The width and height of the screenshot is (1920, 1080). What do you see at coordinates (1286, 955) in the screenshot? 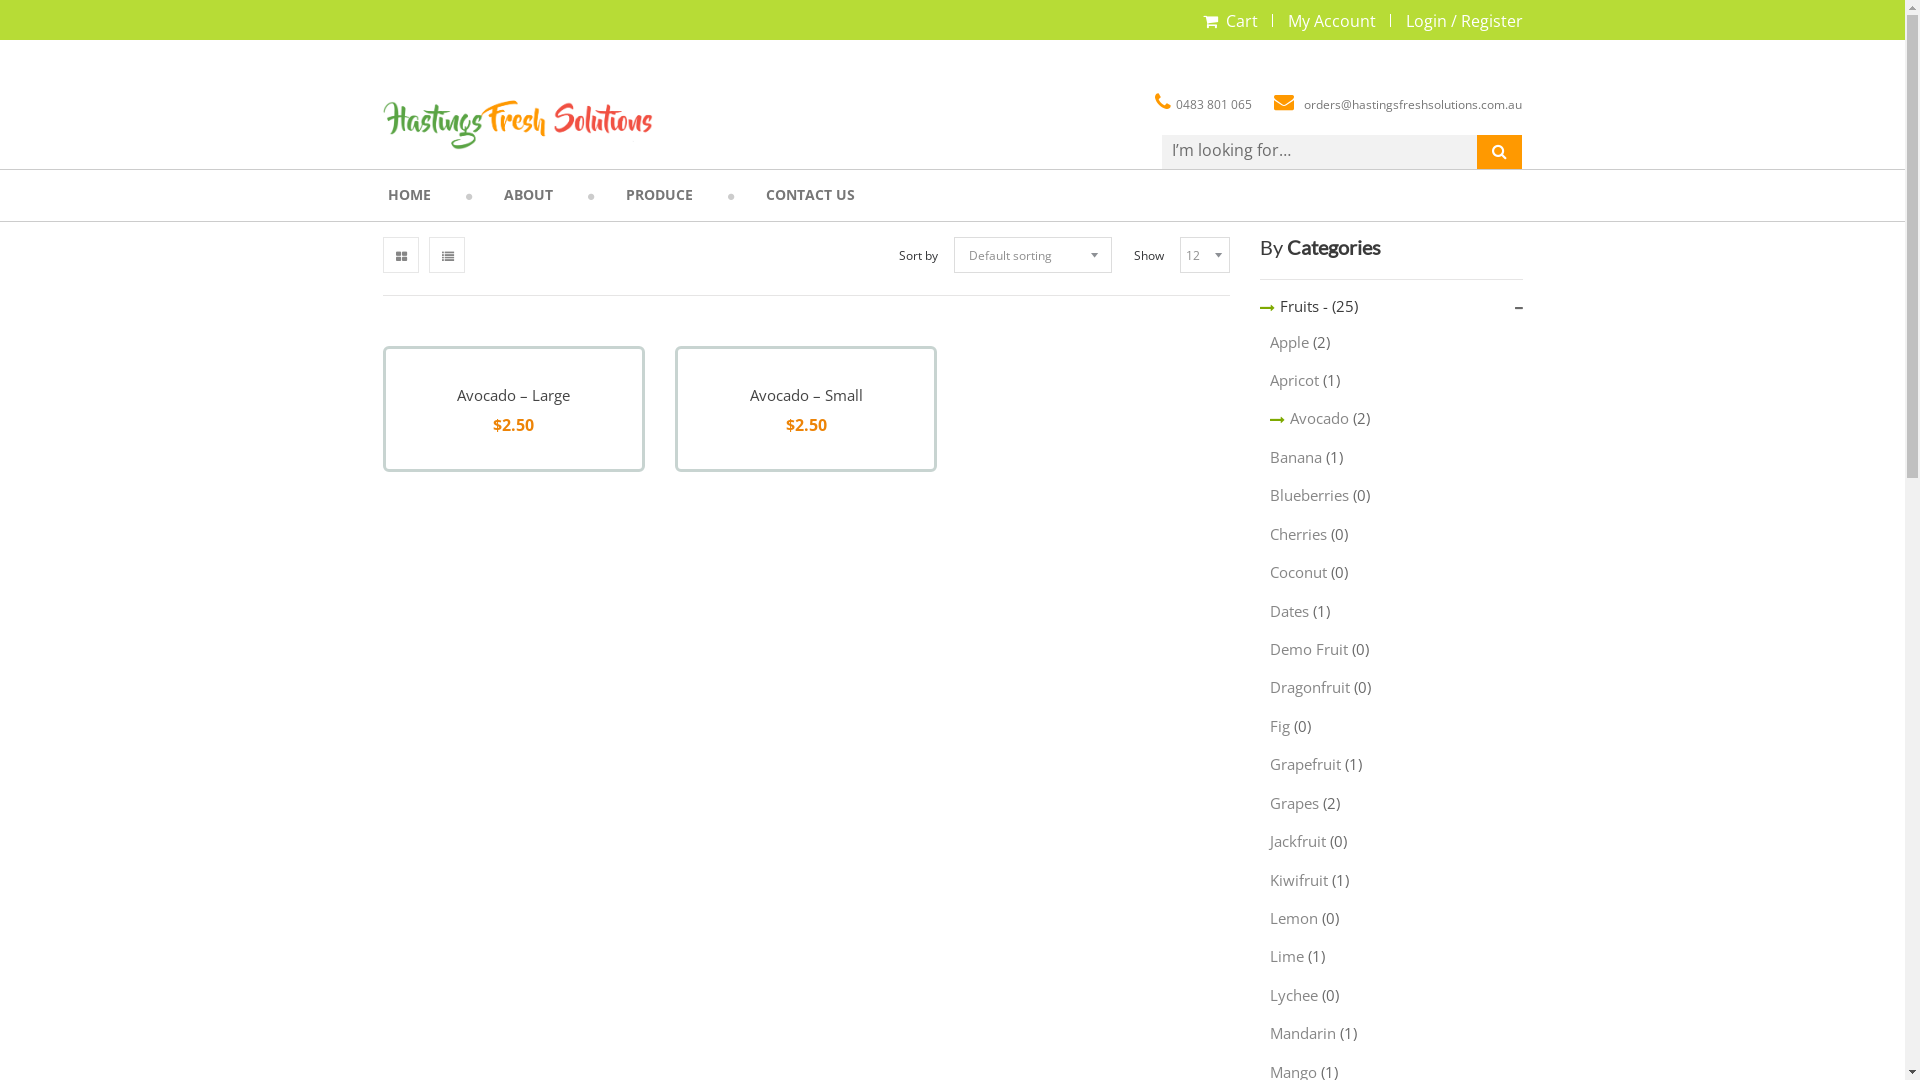
I see `'Lime'` at bounding box center [1286, 955].